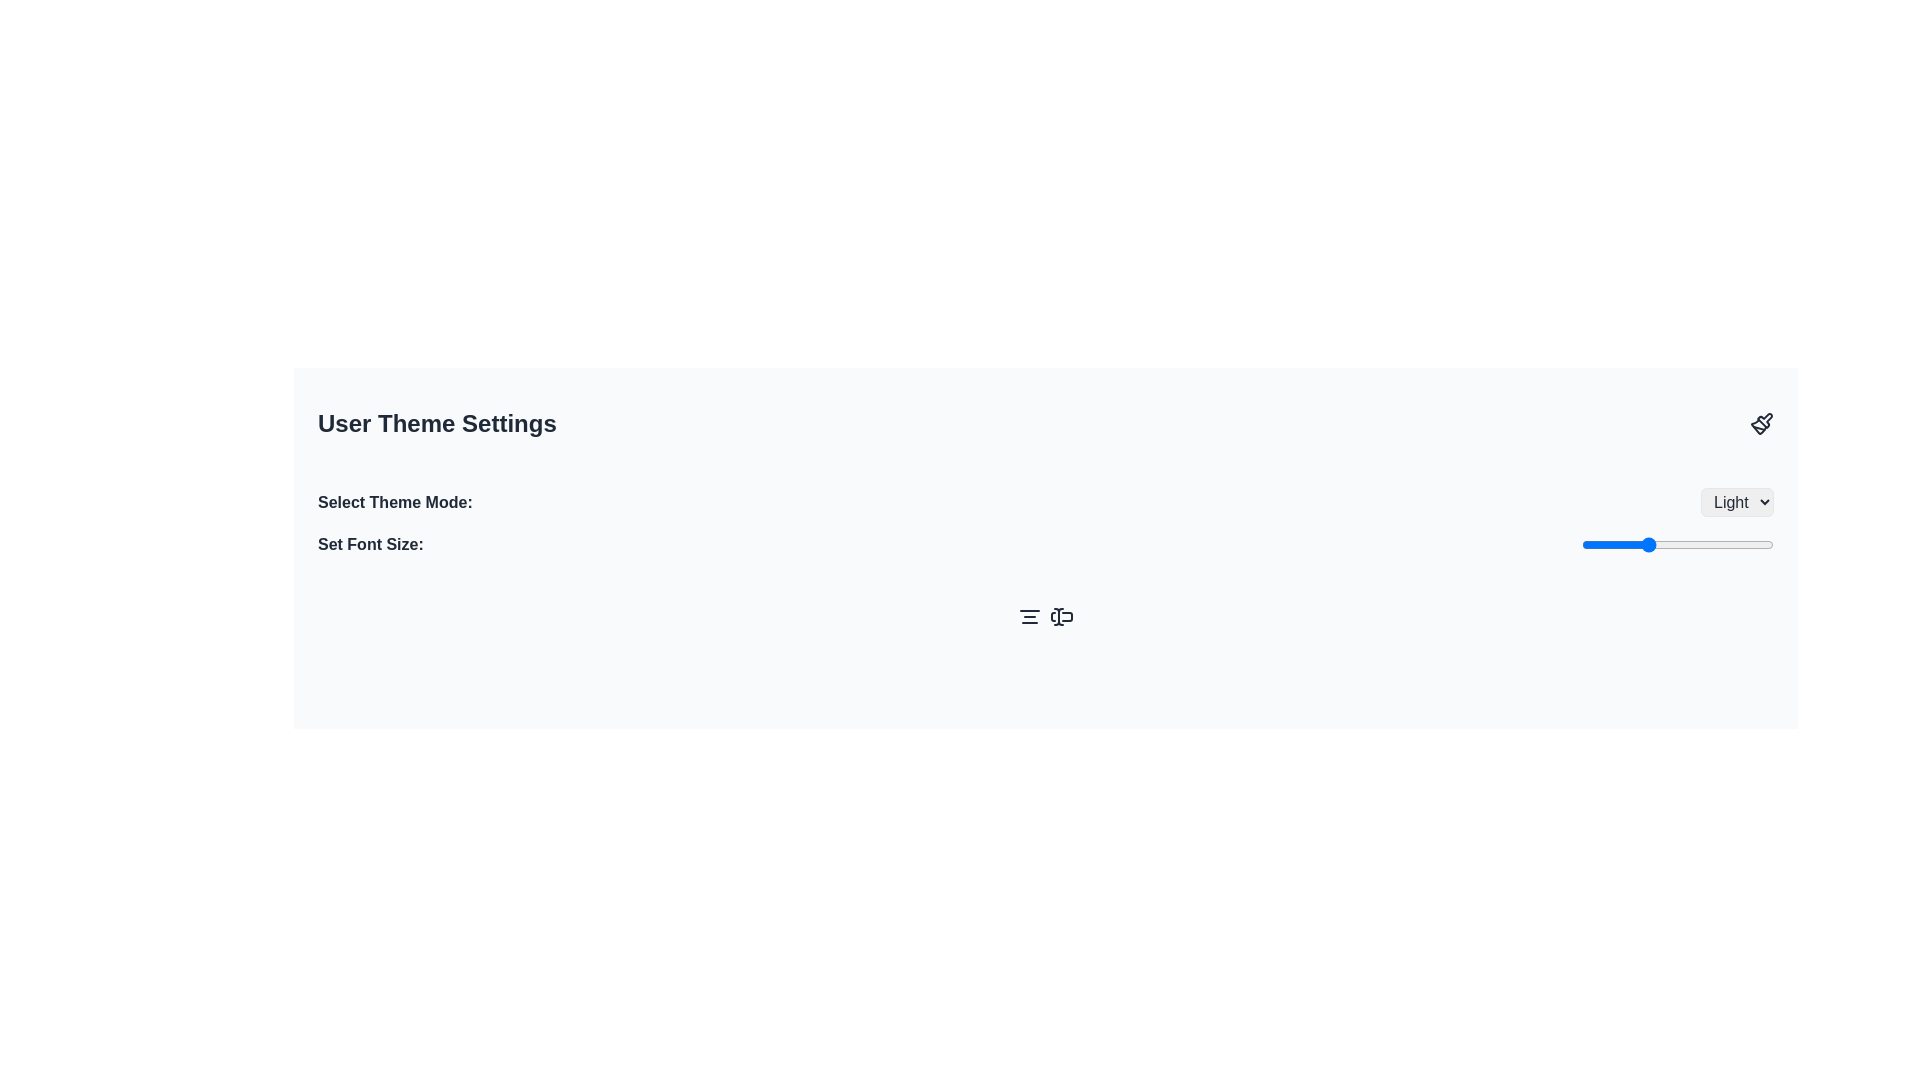 This screenshot has width=1920, height=1080. Describe the element at coordinates (1736, 501) in the screenshot. I see `the dropdown menu located to the right of the 'Select Theme Mode:' label` at that location.